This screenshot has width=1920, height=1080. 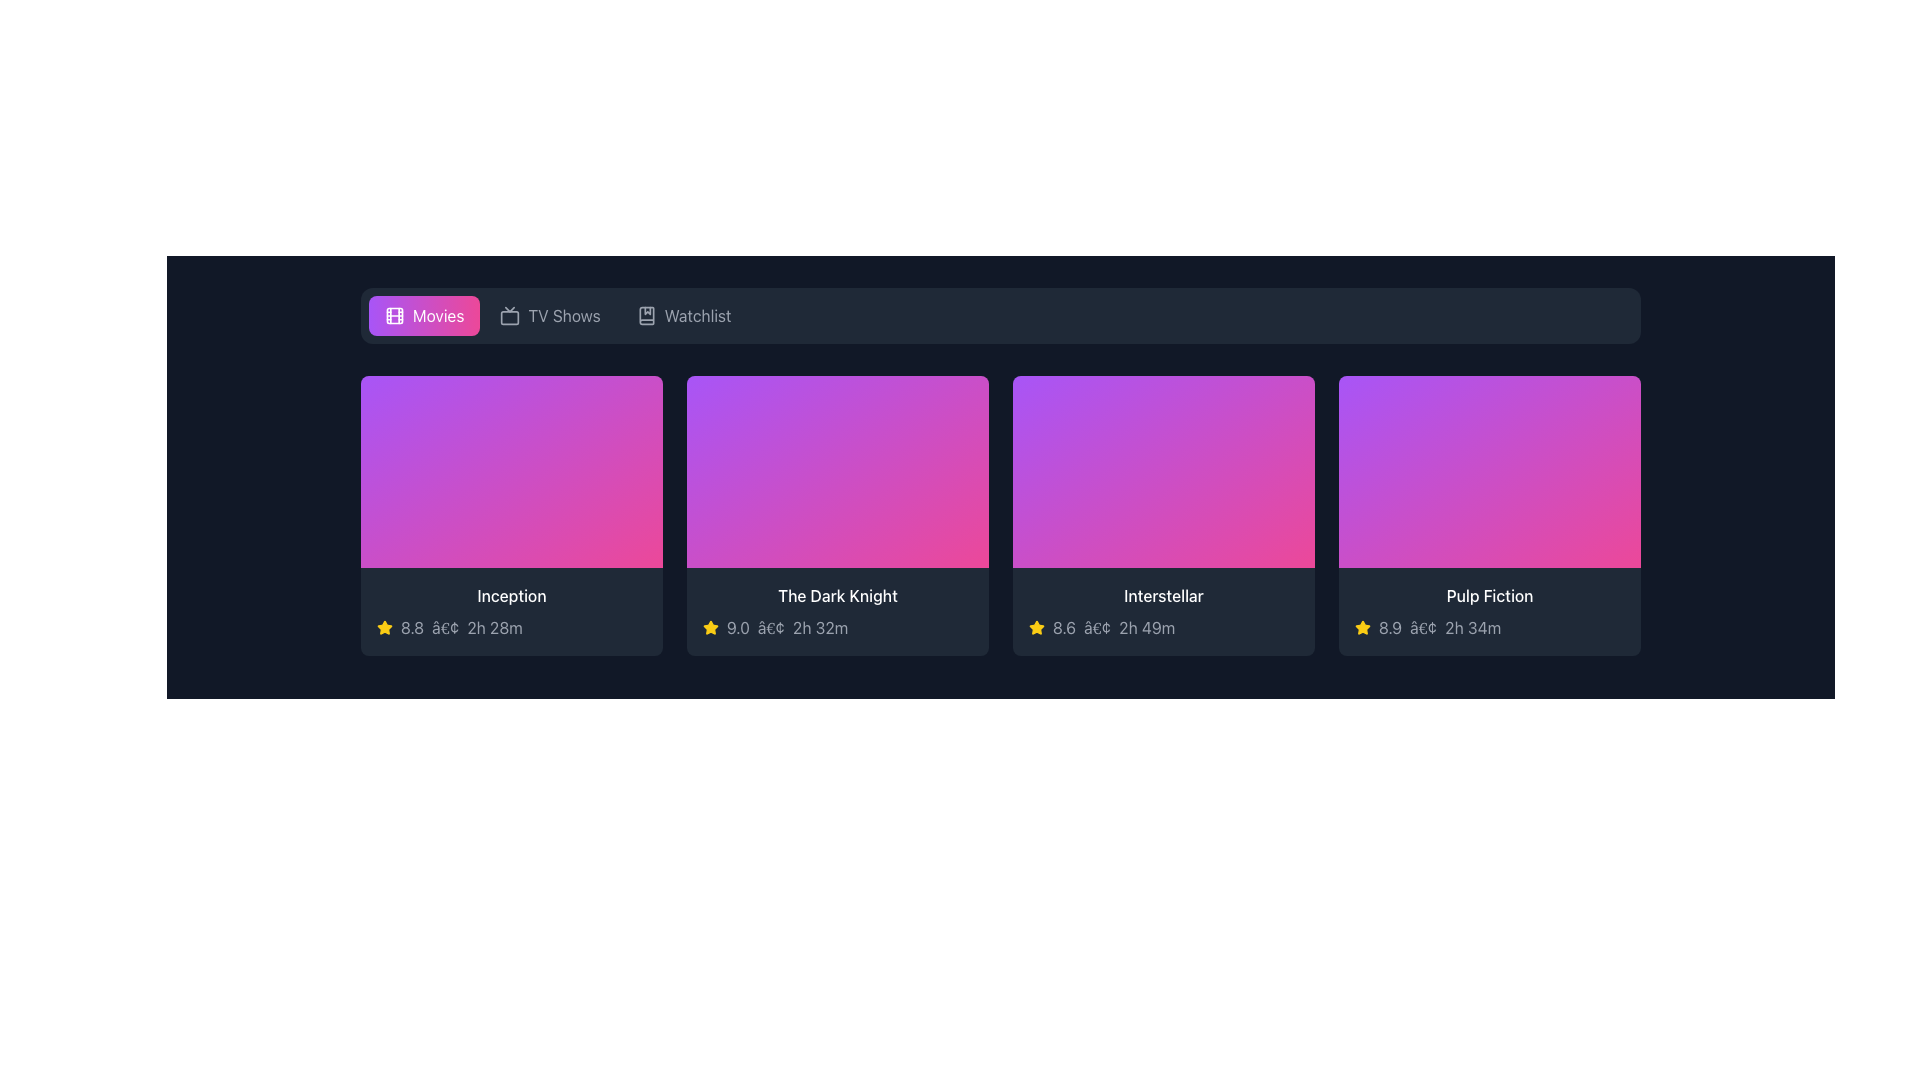 I want to click on the movie card displaying 'Interstellar', so click(x=1163, y=515).